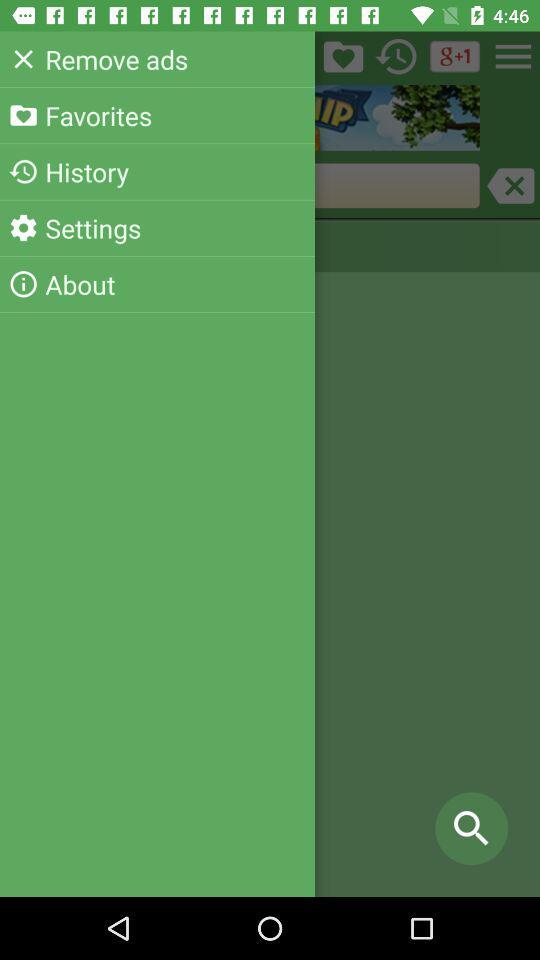  What do you see at coordinates (342, 55) in the screenshot?
I see `the folder icon` at bounding box center [342, 55].